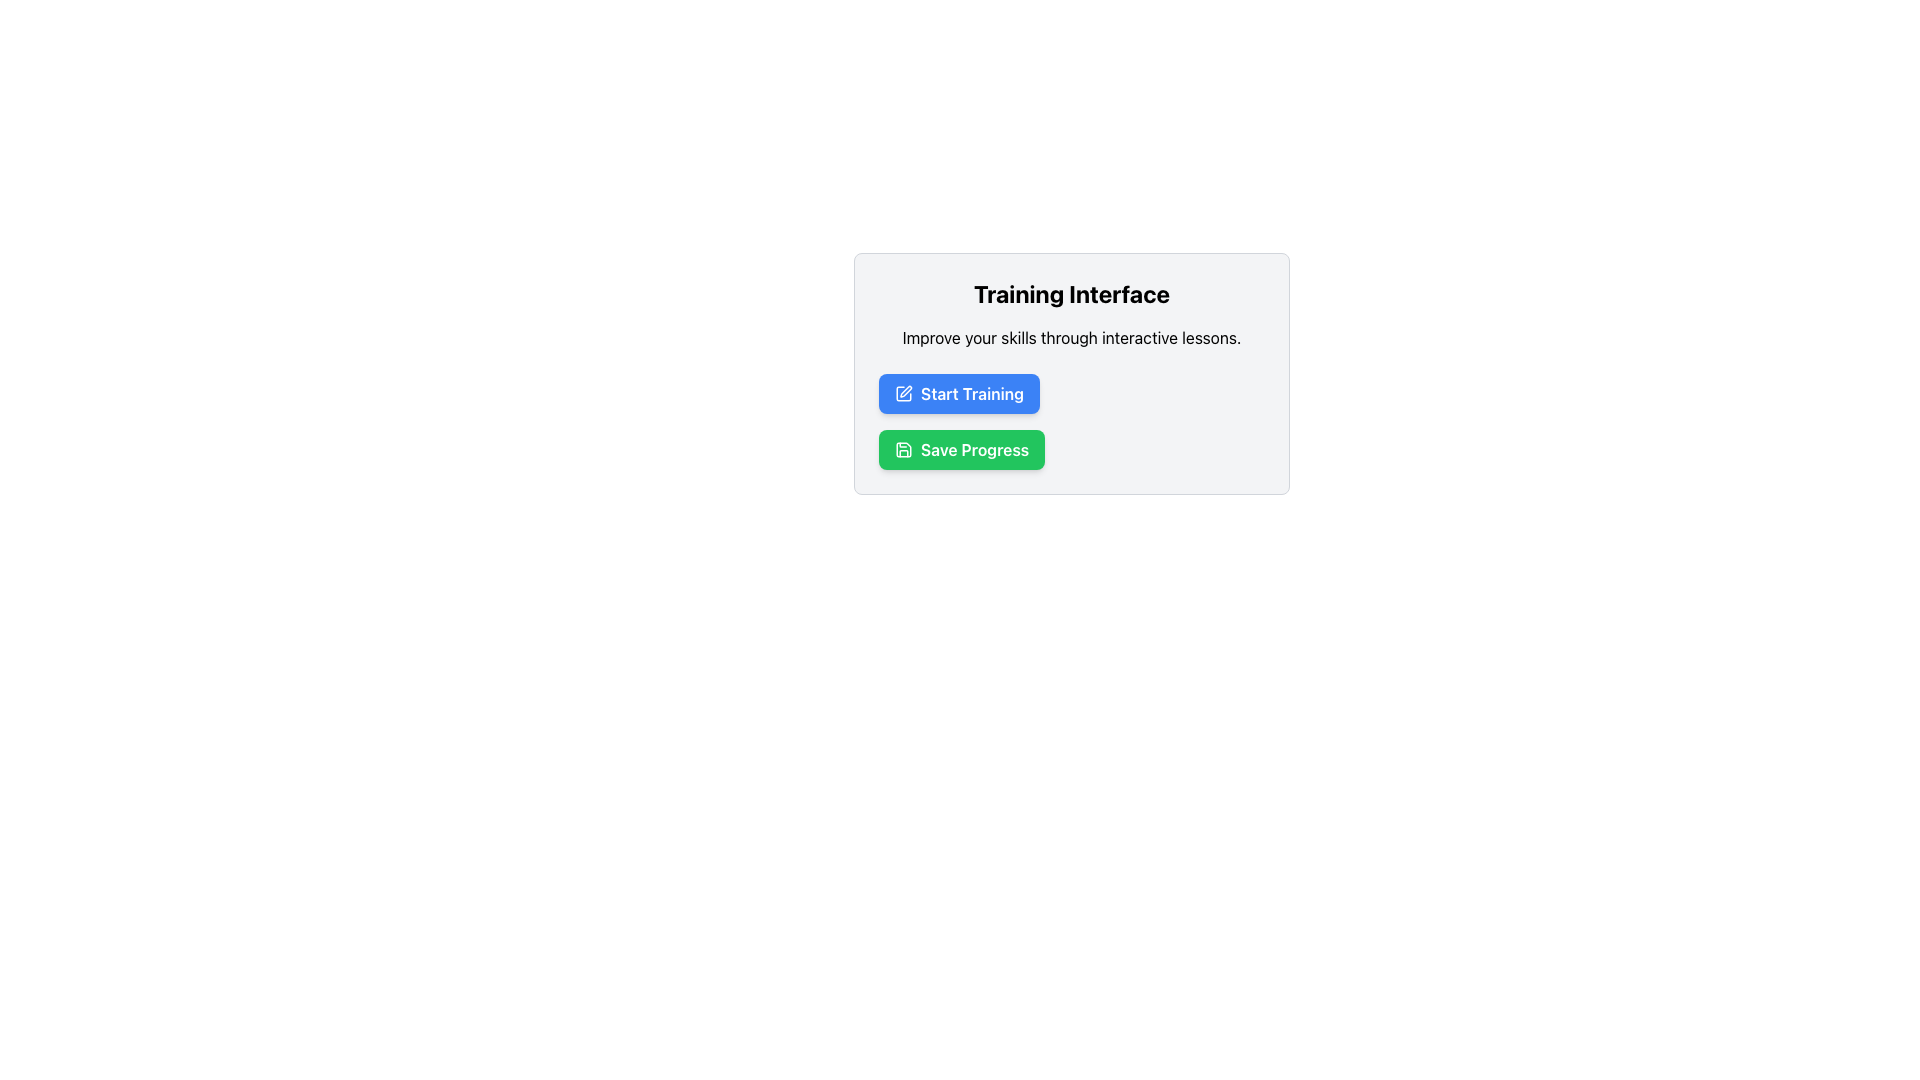 The width and height of the screenshot is (1920, 1080). What do you see at coordinates (958, 393) in the screenshot?
I see `the 'Start Training' button, which has a blue background, white text, and a pen icon, located within the 'Training Interface' section` at bounding box center [958, 393].